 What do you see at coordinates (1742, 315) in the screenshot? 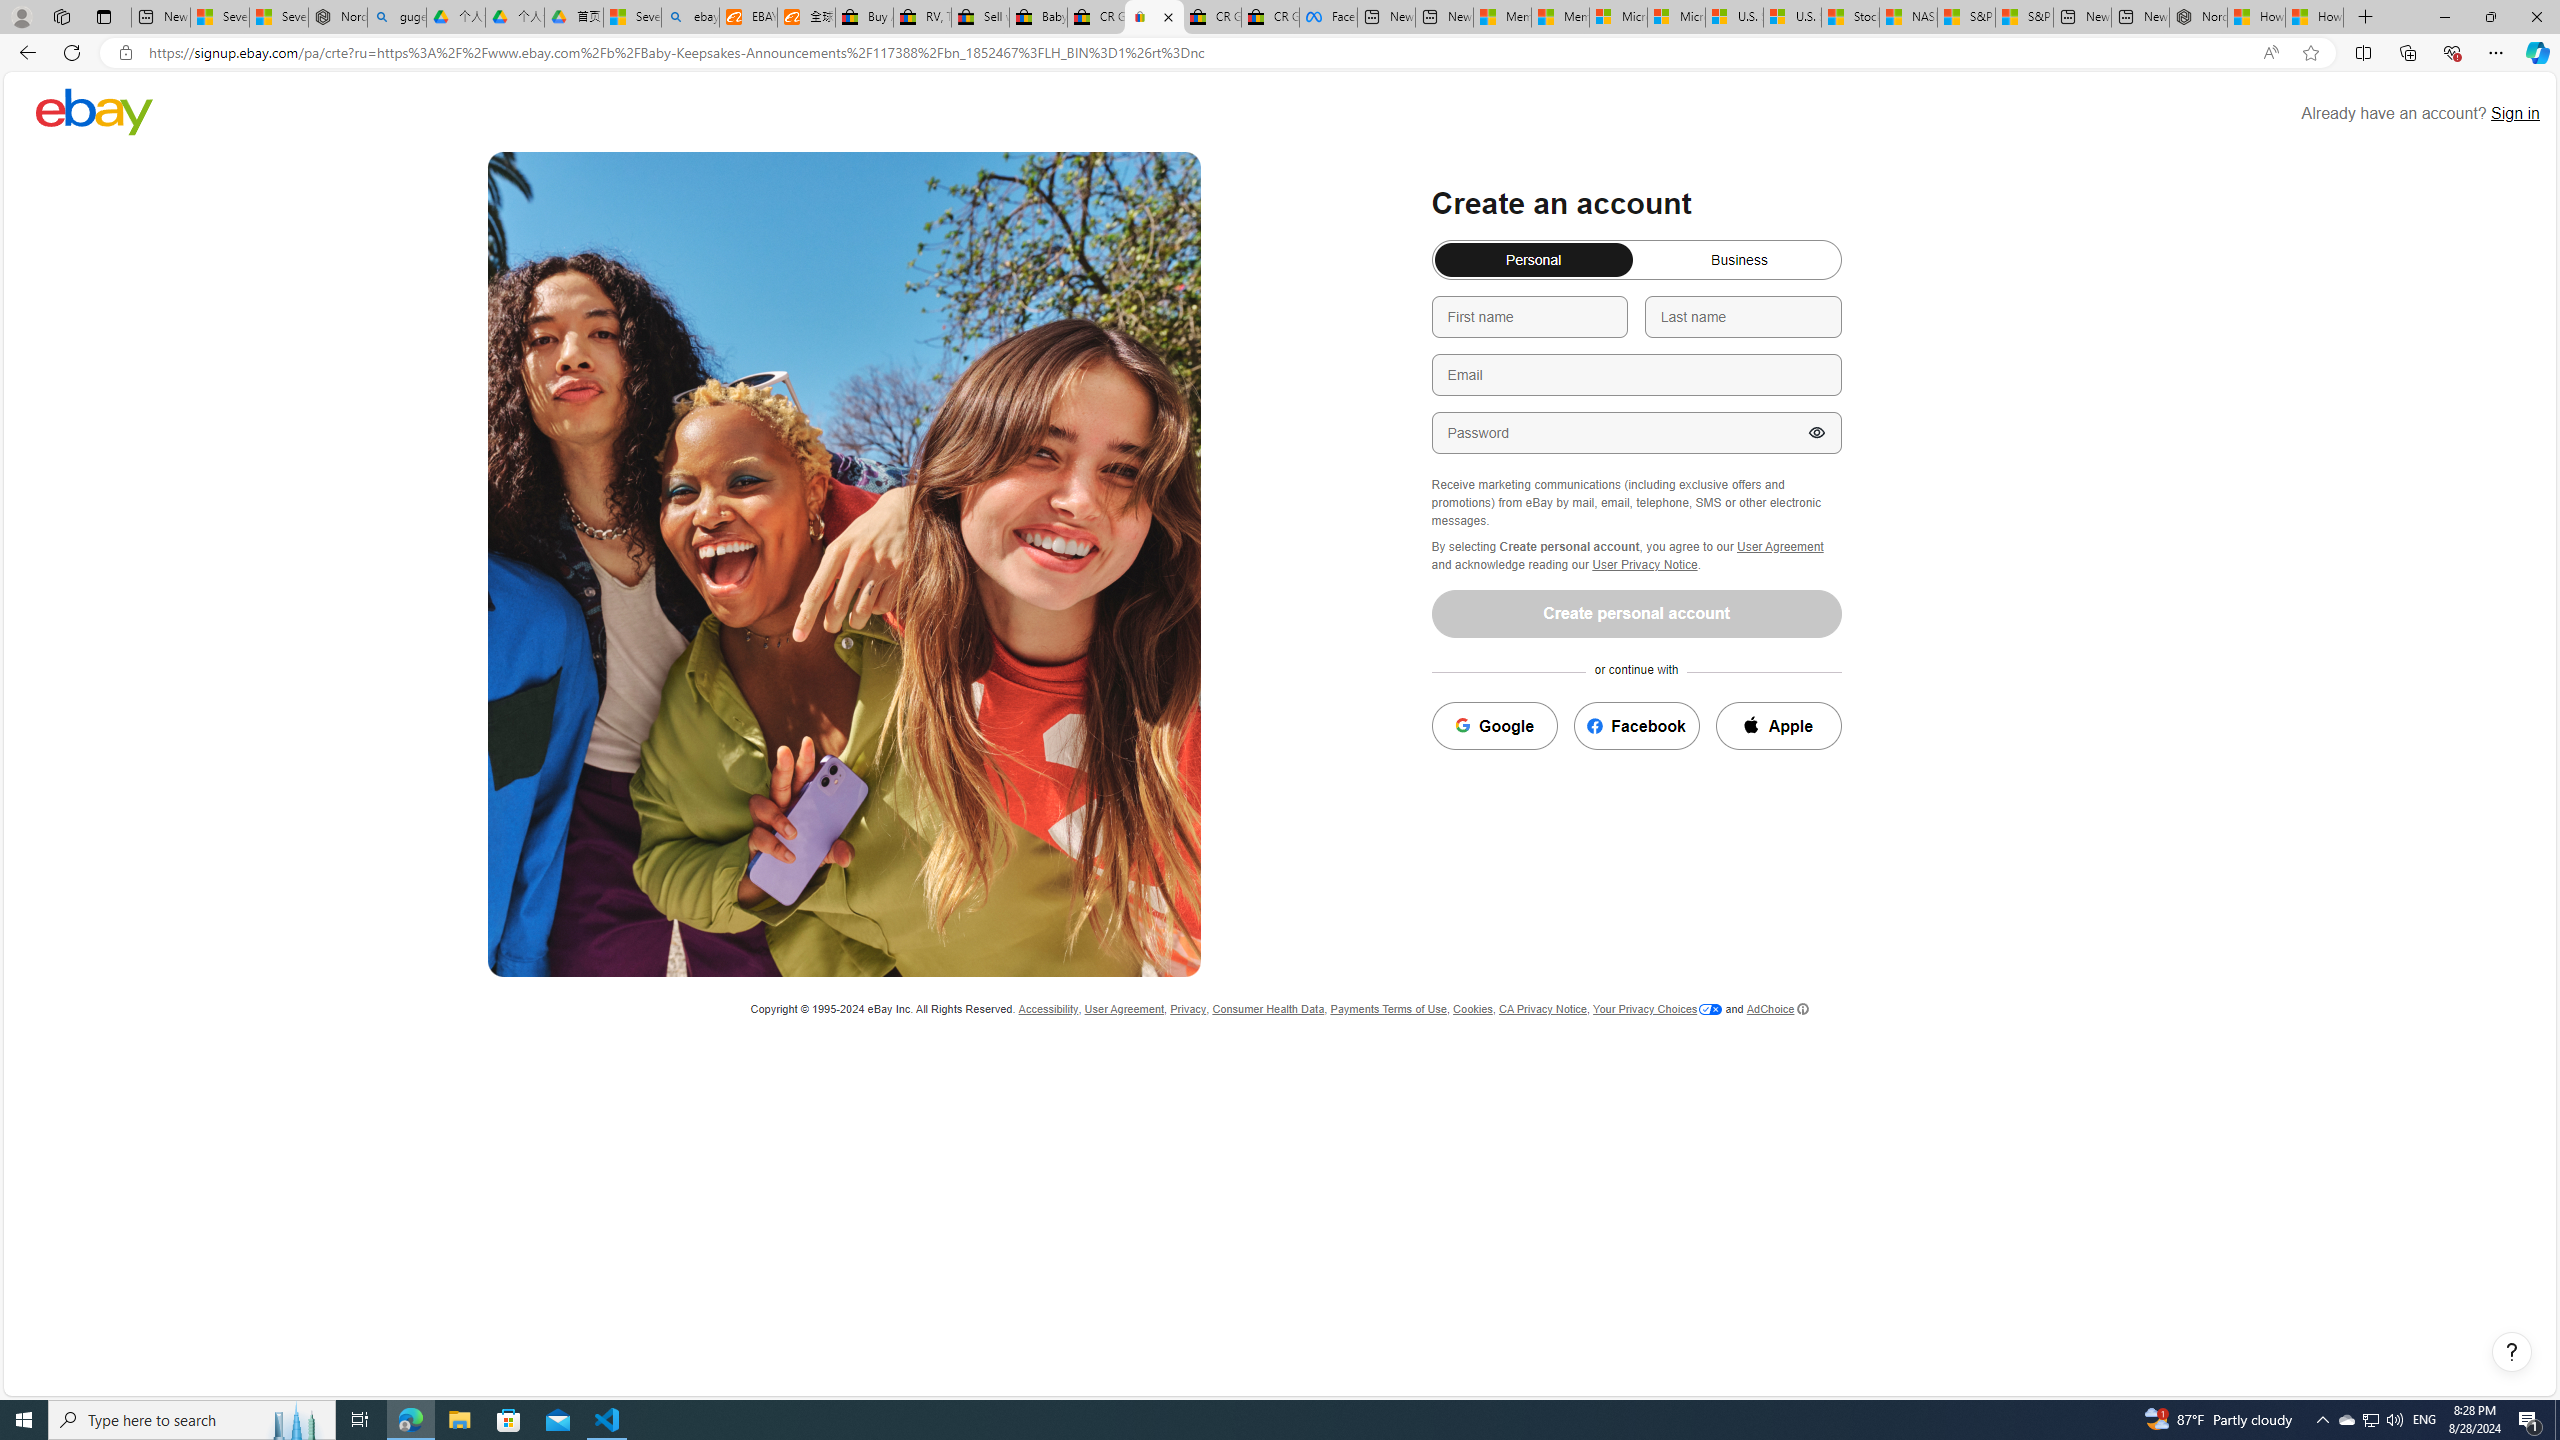
I see `'Last name'` at bounding box center [1742, 315].